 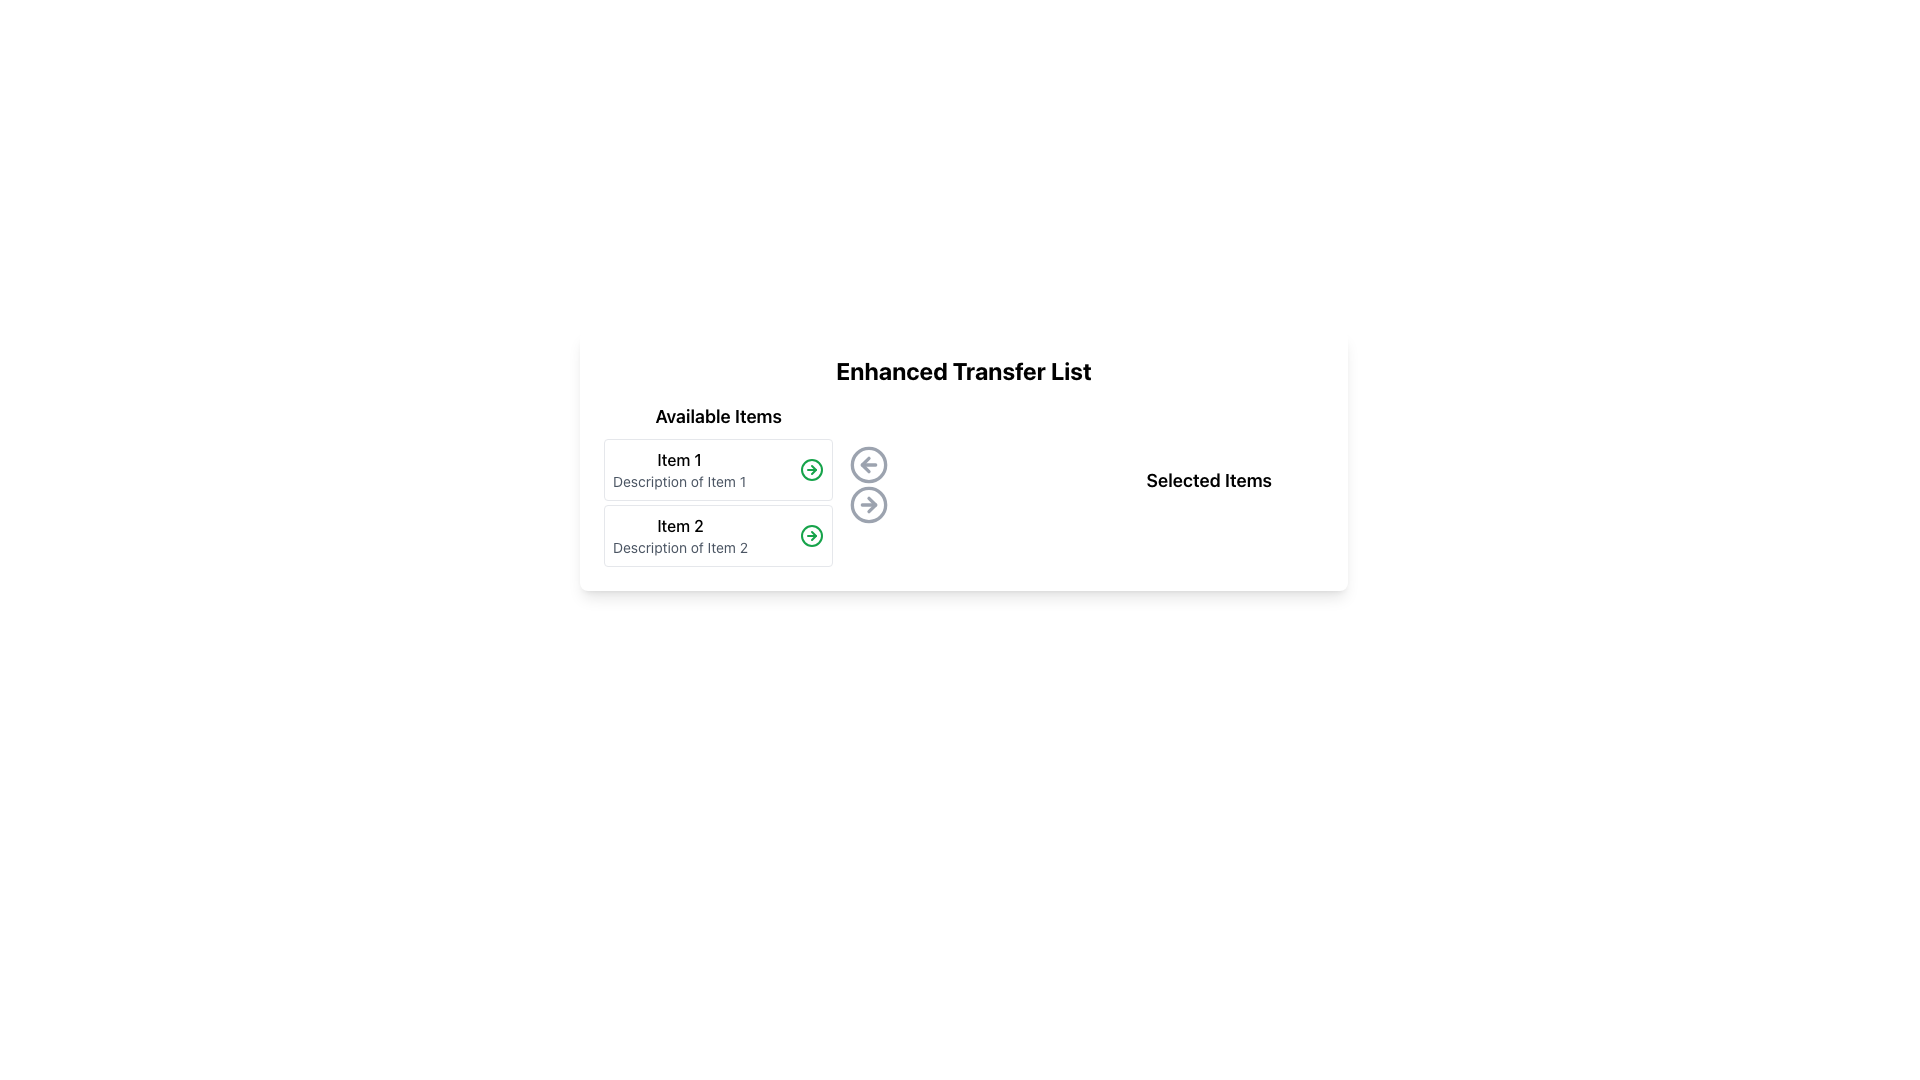 I want to click on the circular border element with a light gray border that features a left-pointing arrow, located below the heading 'Enhanced Transfer List', so click(x=869, y=465).